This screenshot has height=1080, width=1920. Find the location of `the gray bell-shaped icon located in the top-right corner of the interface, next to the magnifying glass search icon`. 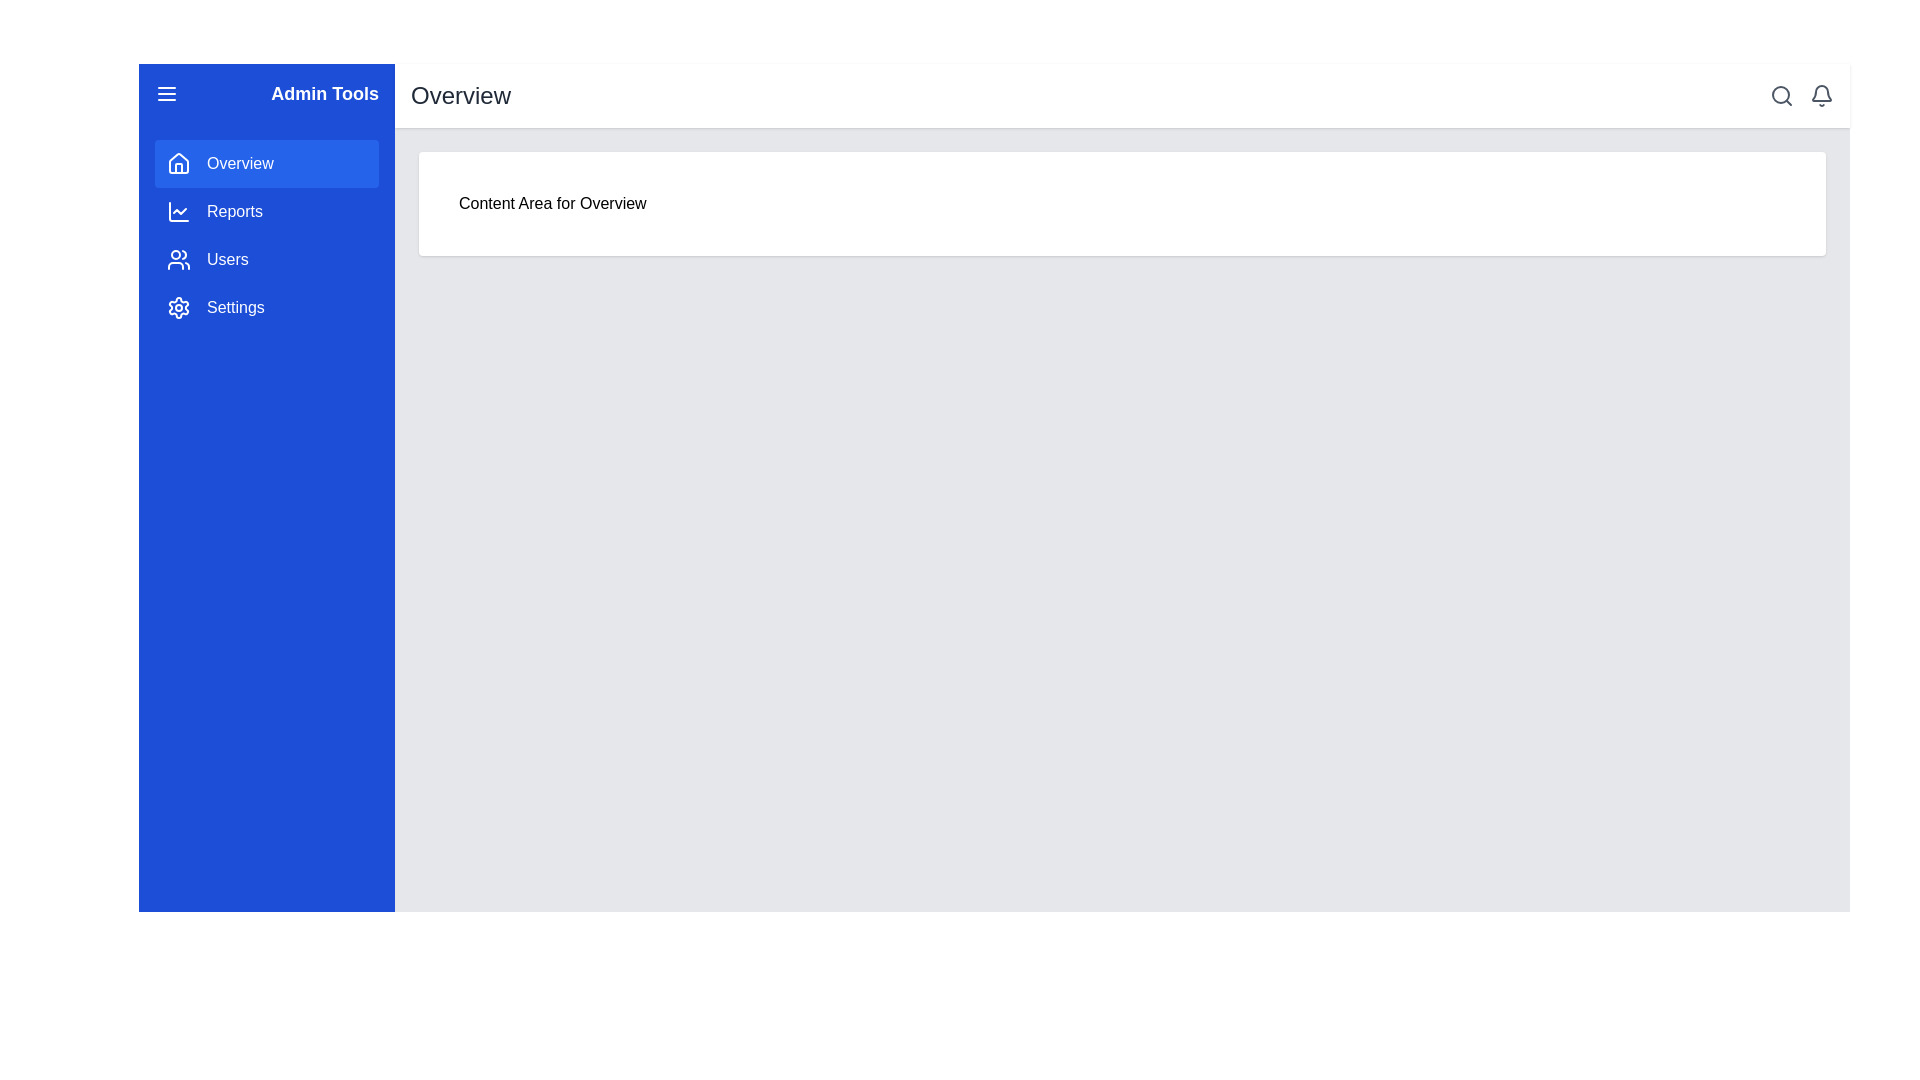

the gray bell-shaped icon located in the top-right corner of the interface, next to the magnifying glass search icon is located at coordinates (1822, 96).